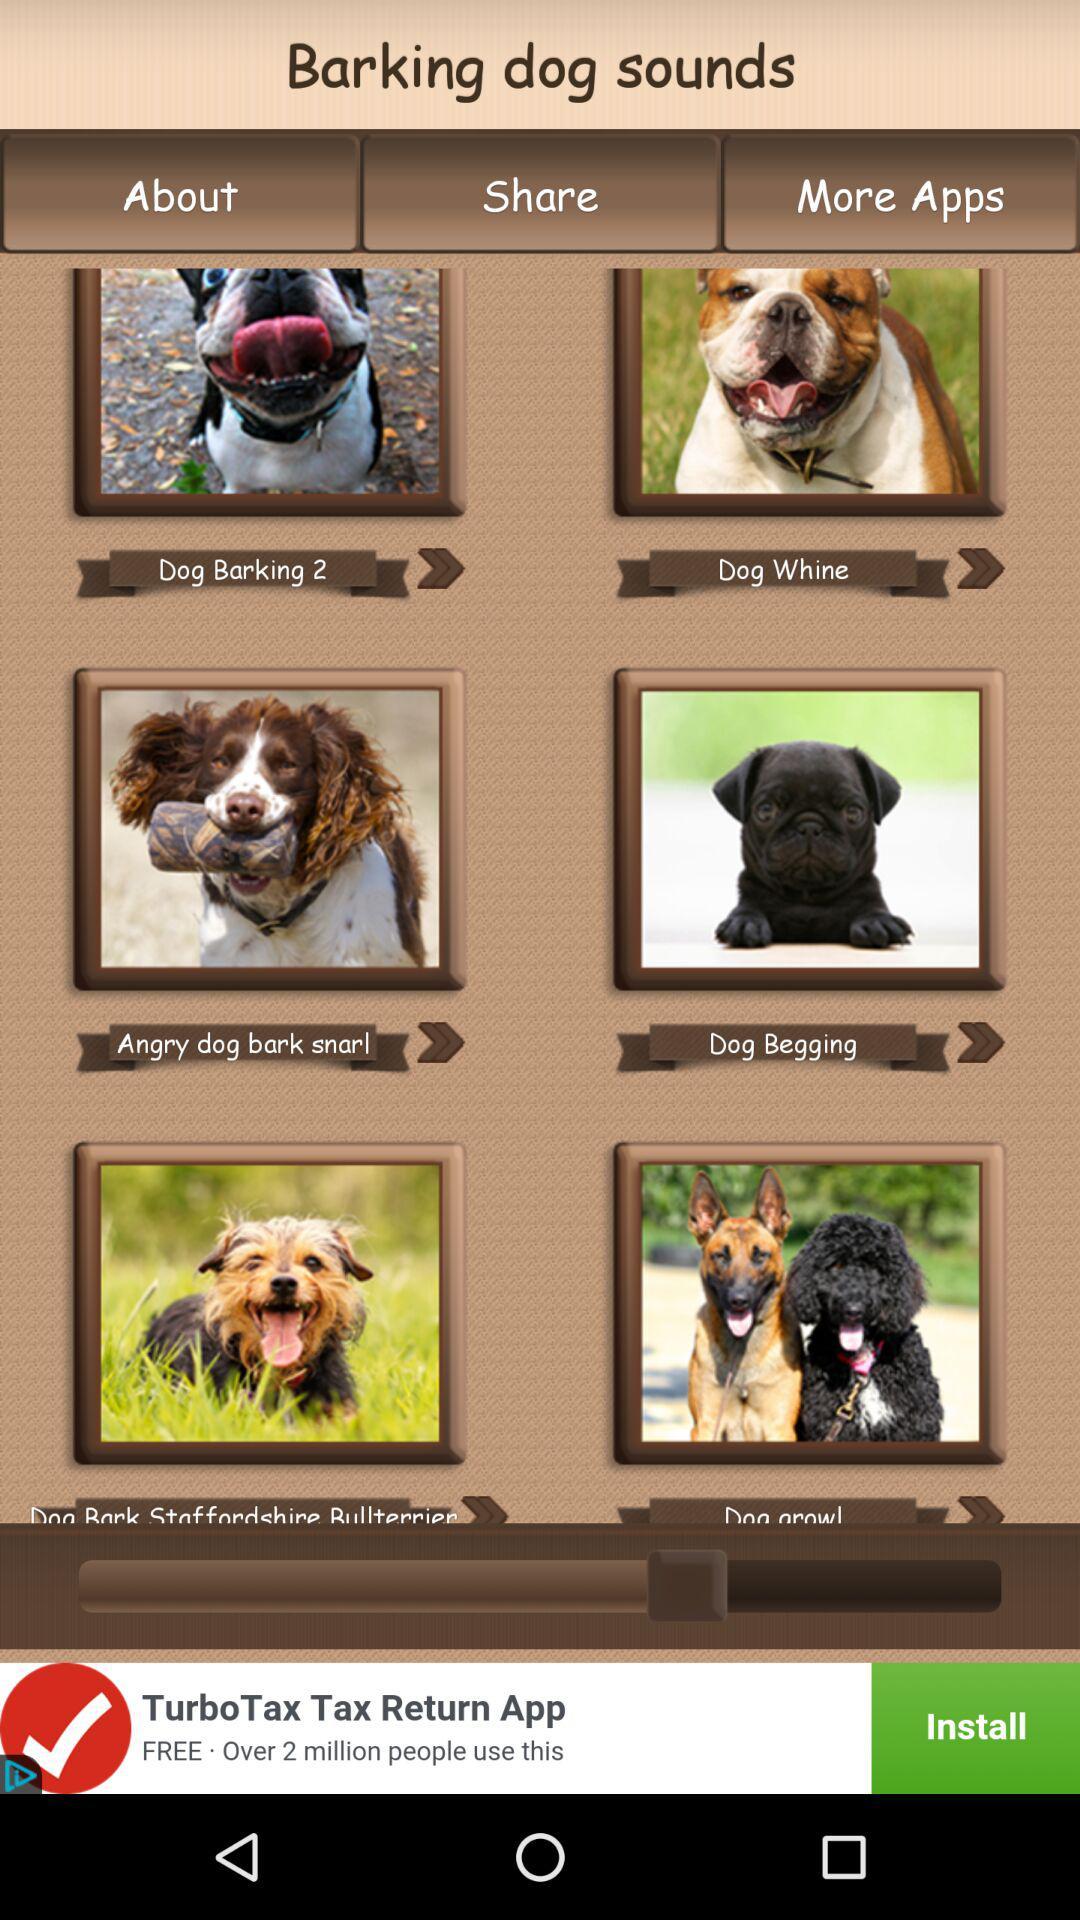 The width and height of the screenshot is (1080, 1920). What do you see at coordinates (270, 394) in the screenshot?
I see `dog barking 2` at bounding box center [270, 394].